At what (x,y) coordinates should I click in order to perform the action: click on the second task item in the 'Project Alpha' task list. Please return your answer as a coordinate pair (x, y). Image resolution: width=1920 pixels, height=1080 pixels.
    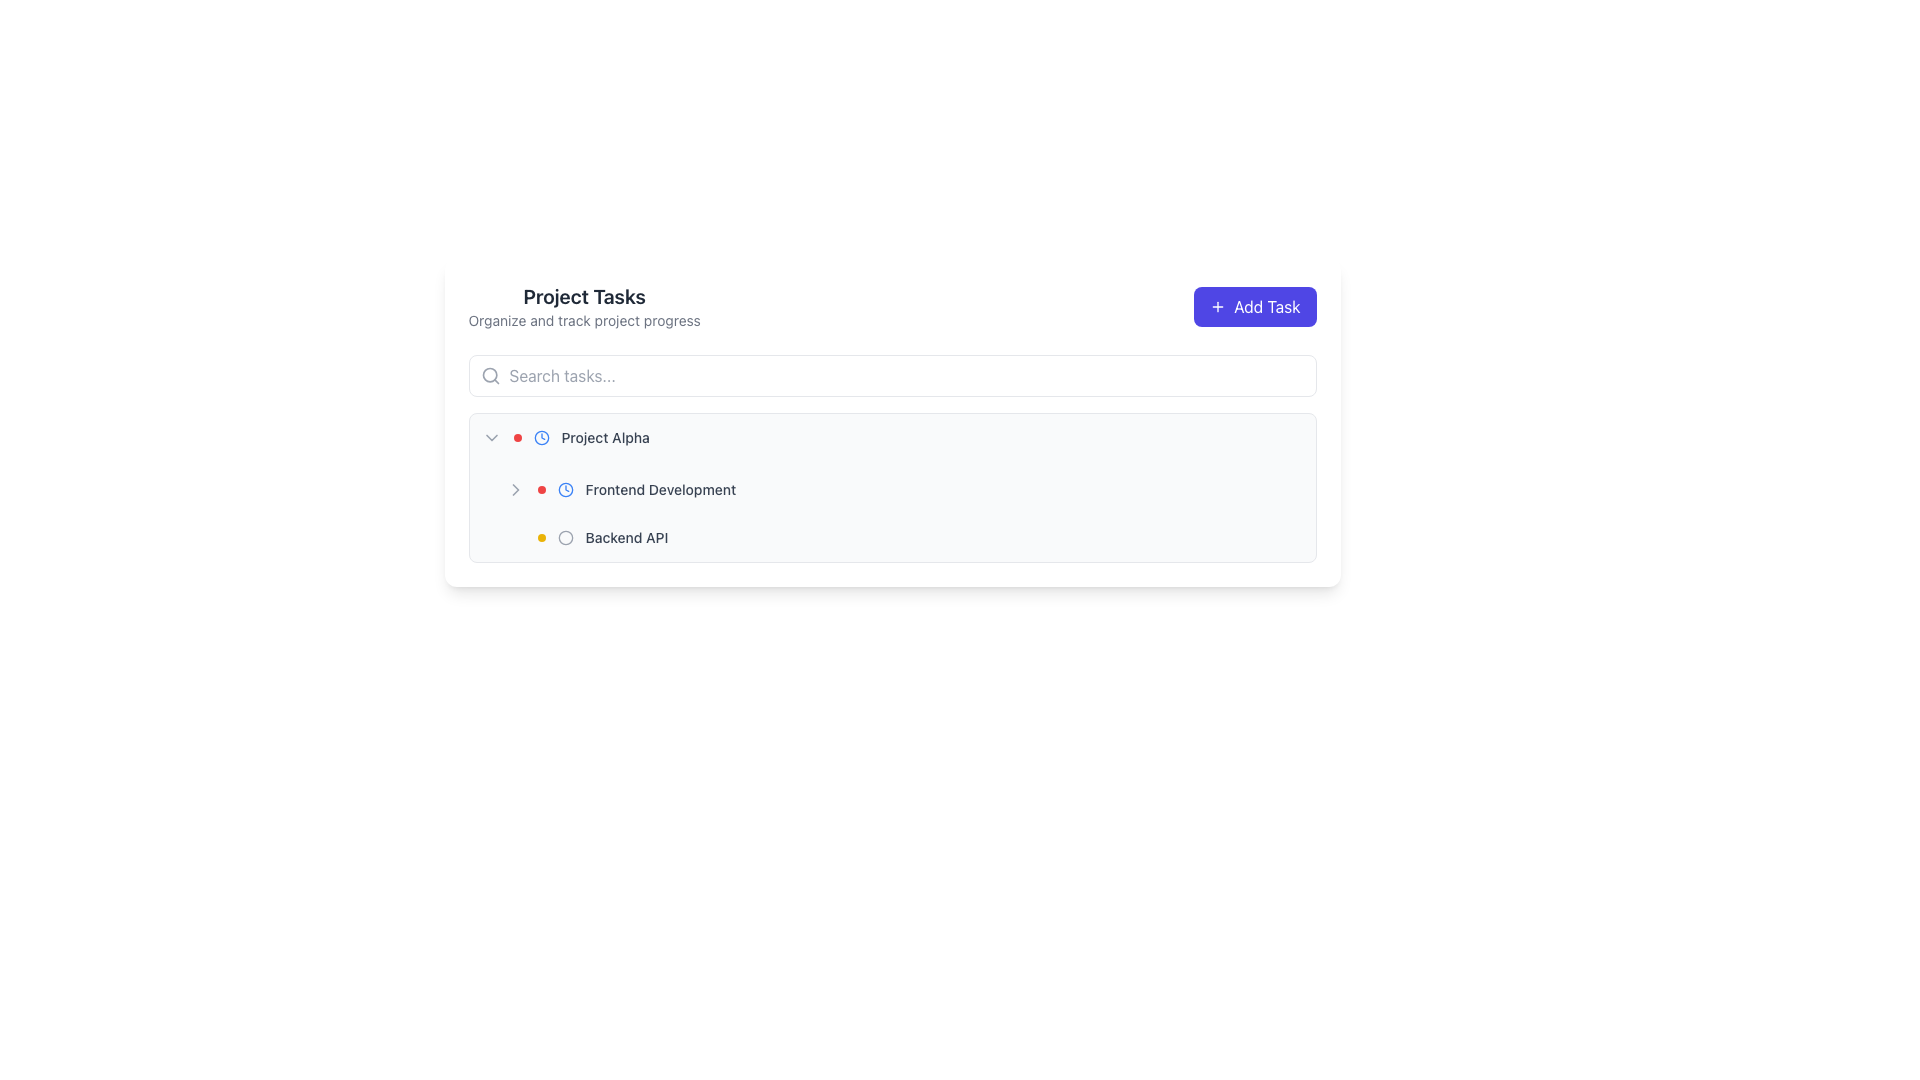
    Looking at the image, I should click on (903, 489).